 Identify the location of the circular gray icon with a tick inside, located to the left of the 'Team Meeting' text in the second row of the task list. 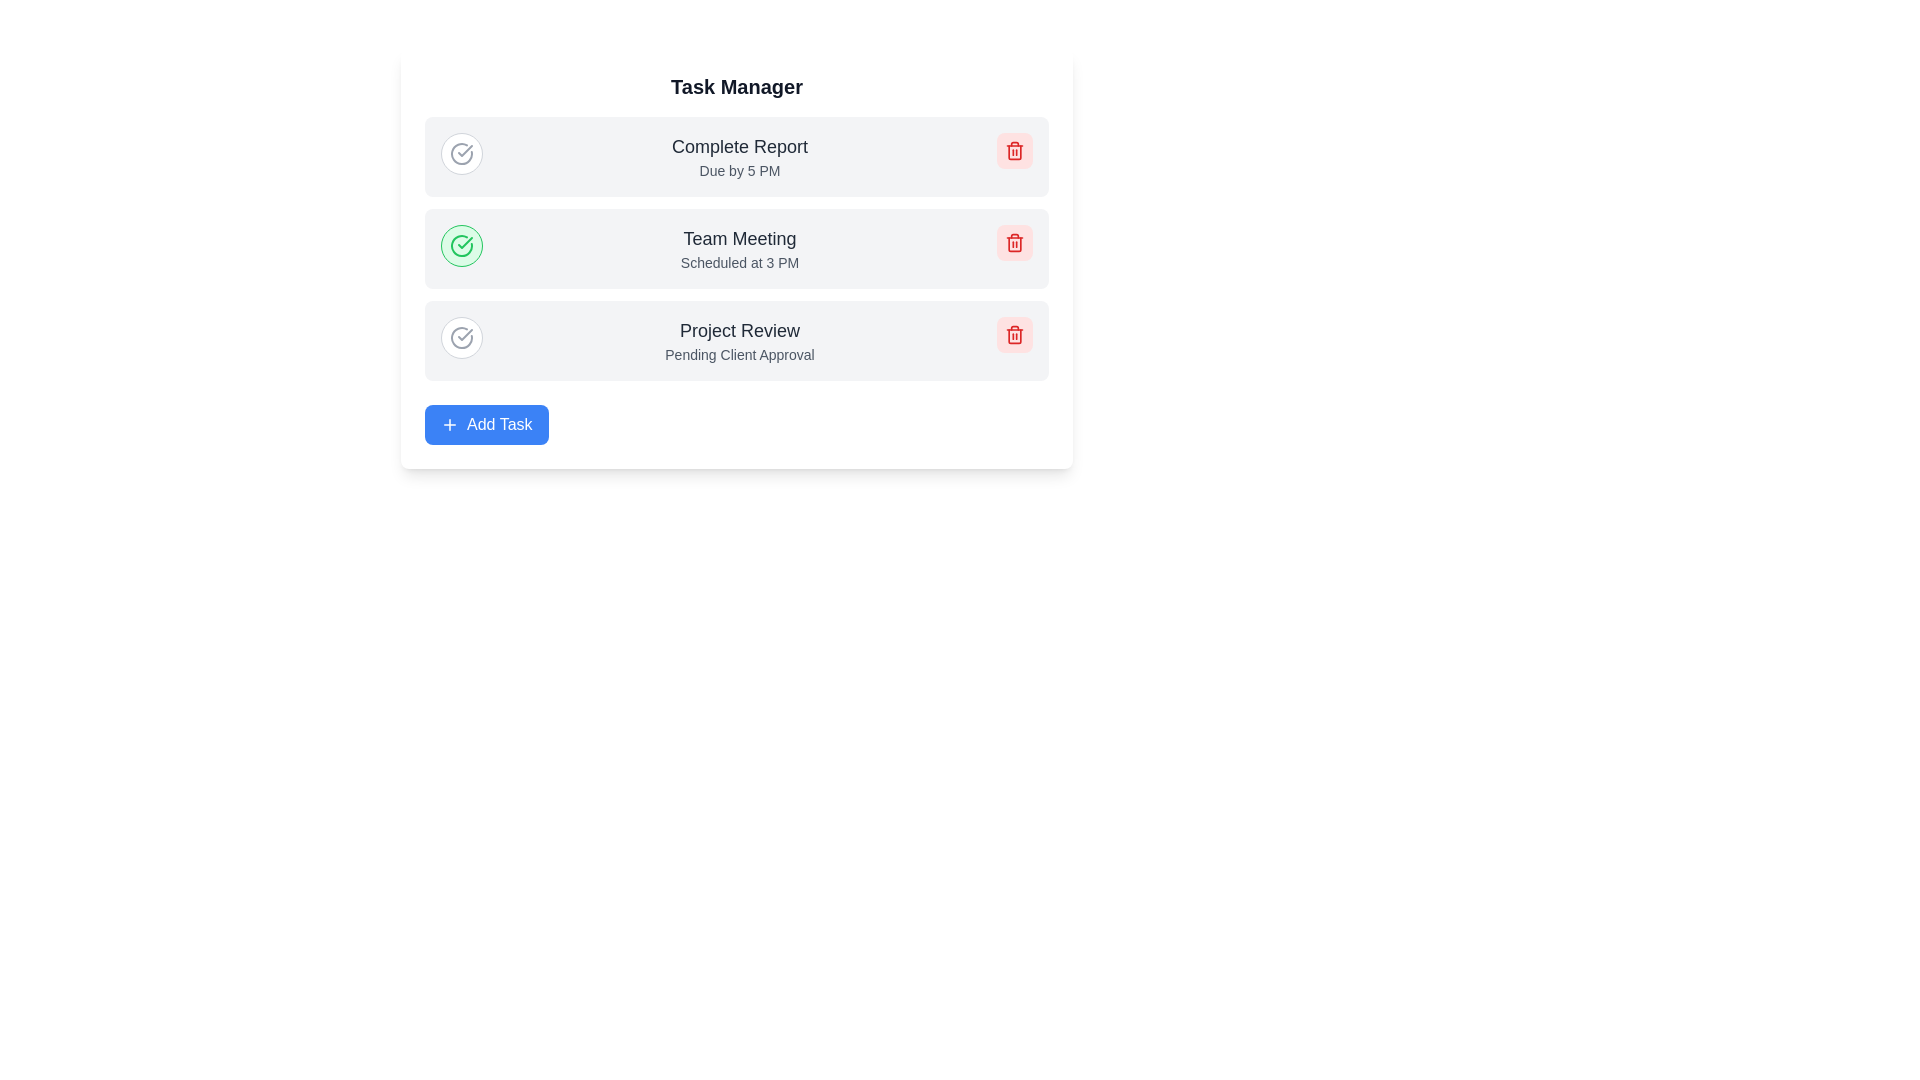
(460, 337).